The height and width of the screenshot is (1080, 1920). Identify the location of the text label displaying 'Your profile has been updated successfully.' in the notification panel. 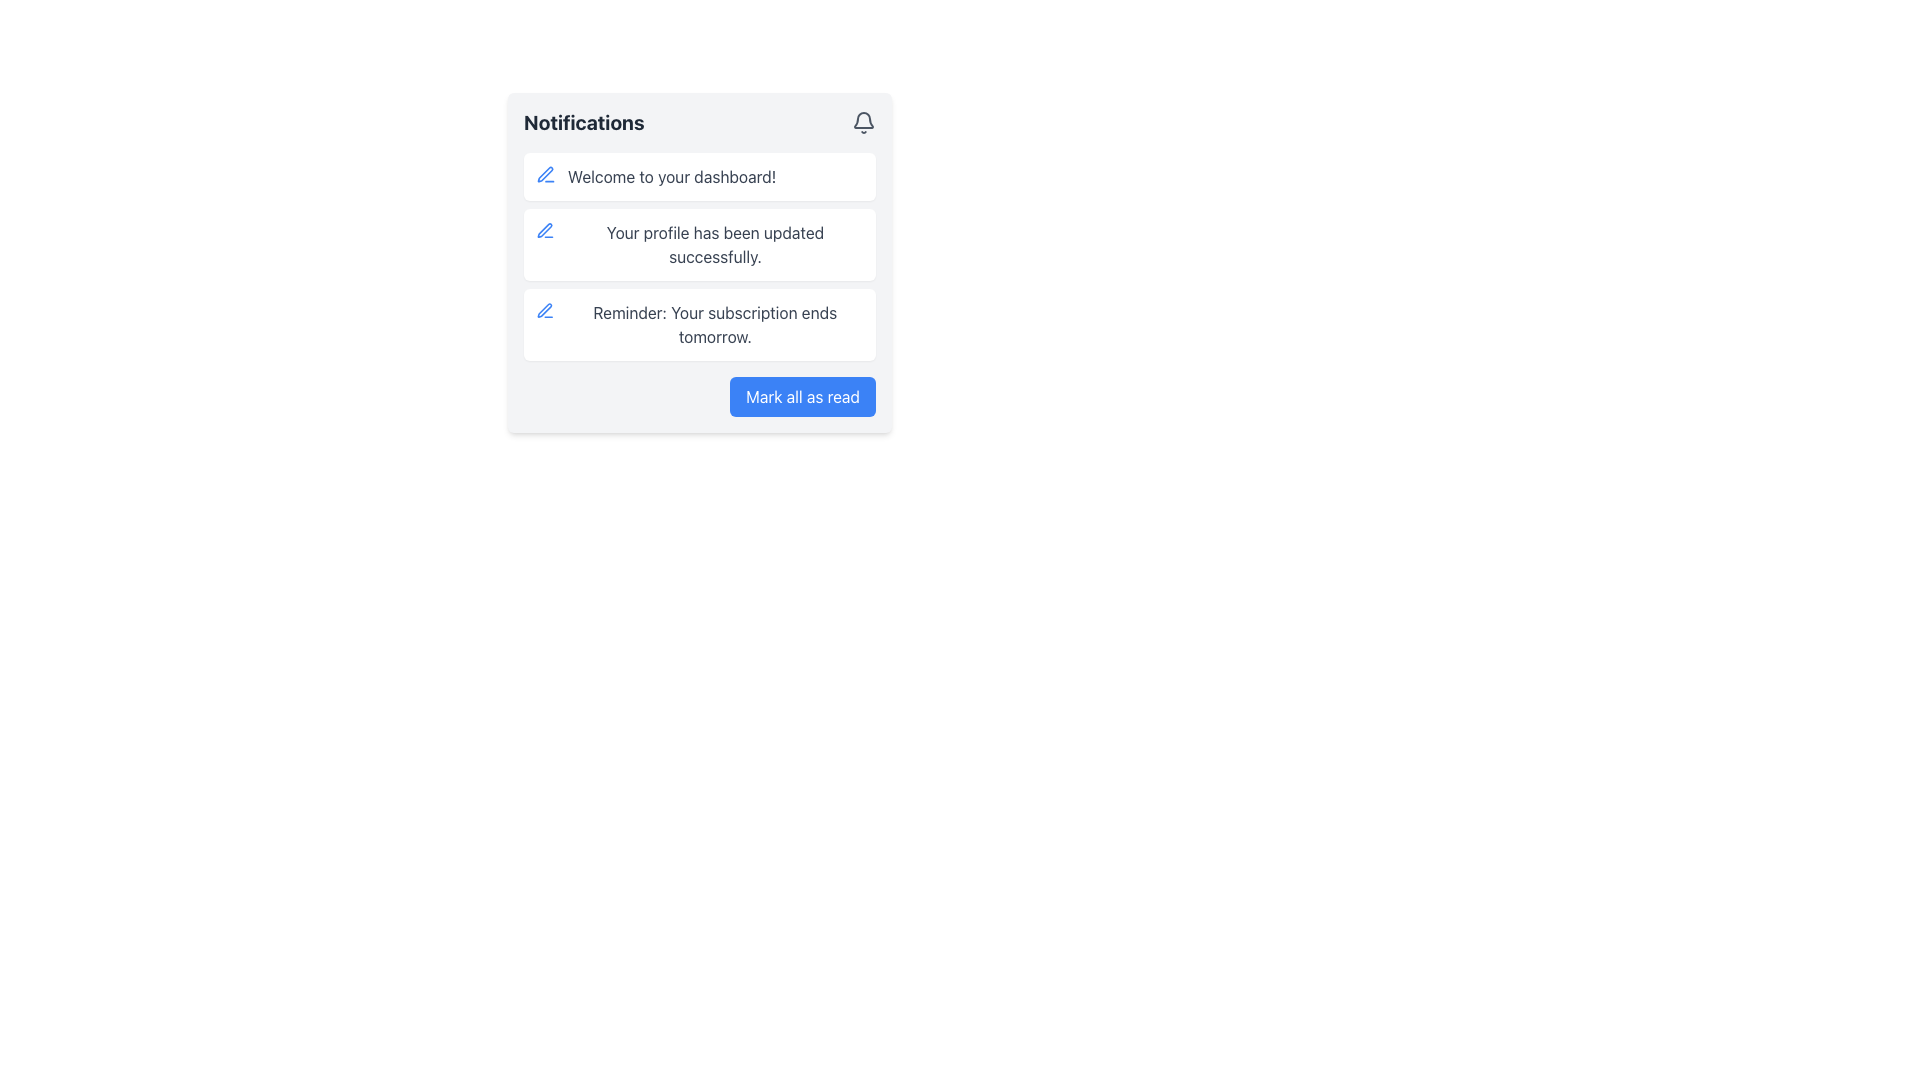
(715, 244).